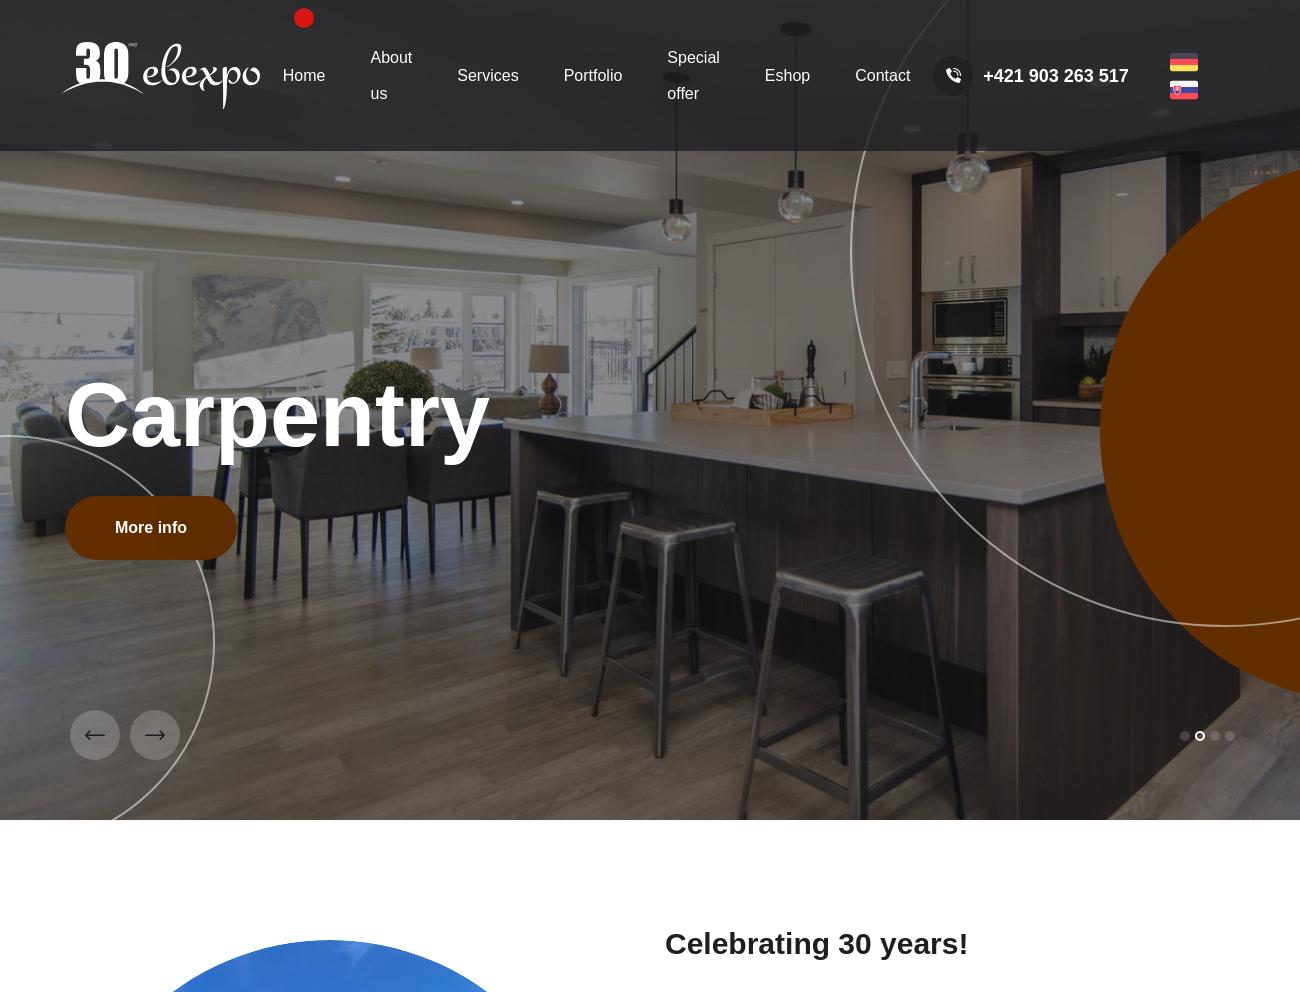  Describe the element at coordinates (649, 62) in the screenshot. I see `'Senec'` at that location.